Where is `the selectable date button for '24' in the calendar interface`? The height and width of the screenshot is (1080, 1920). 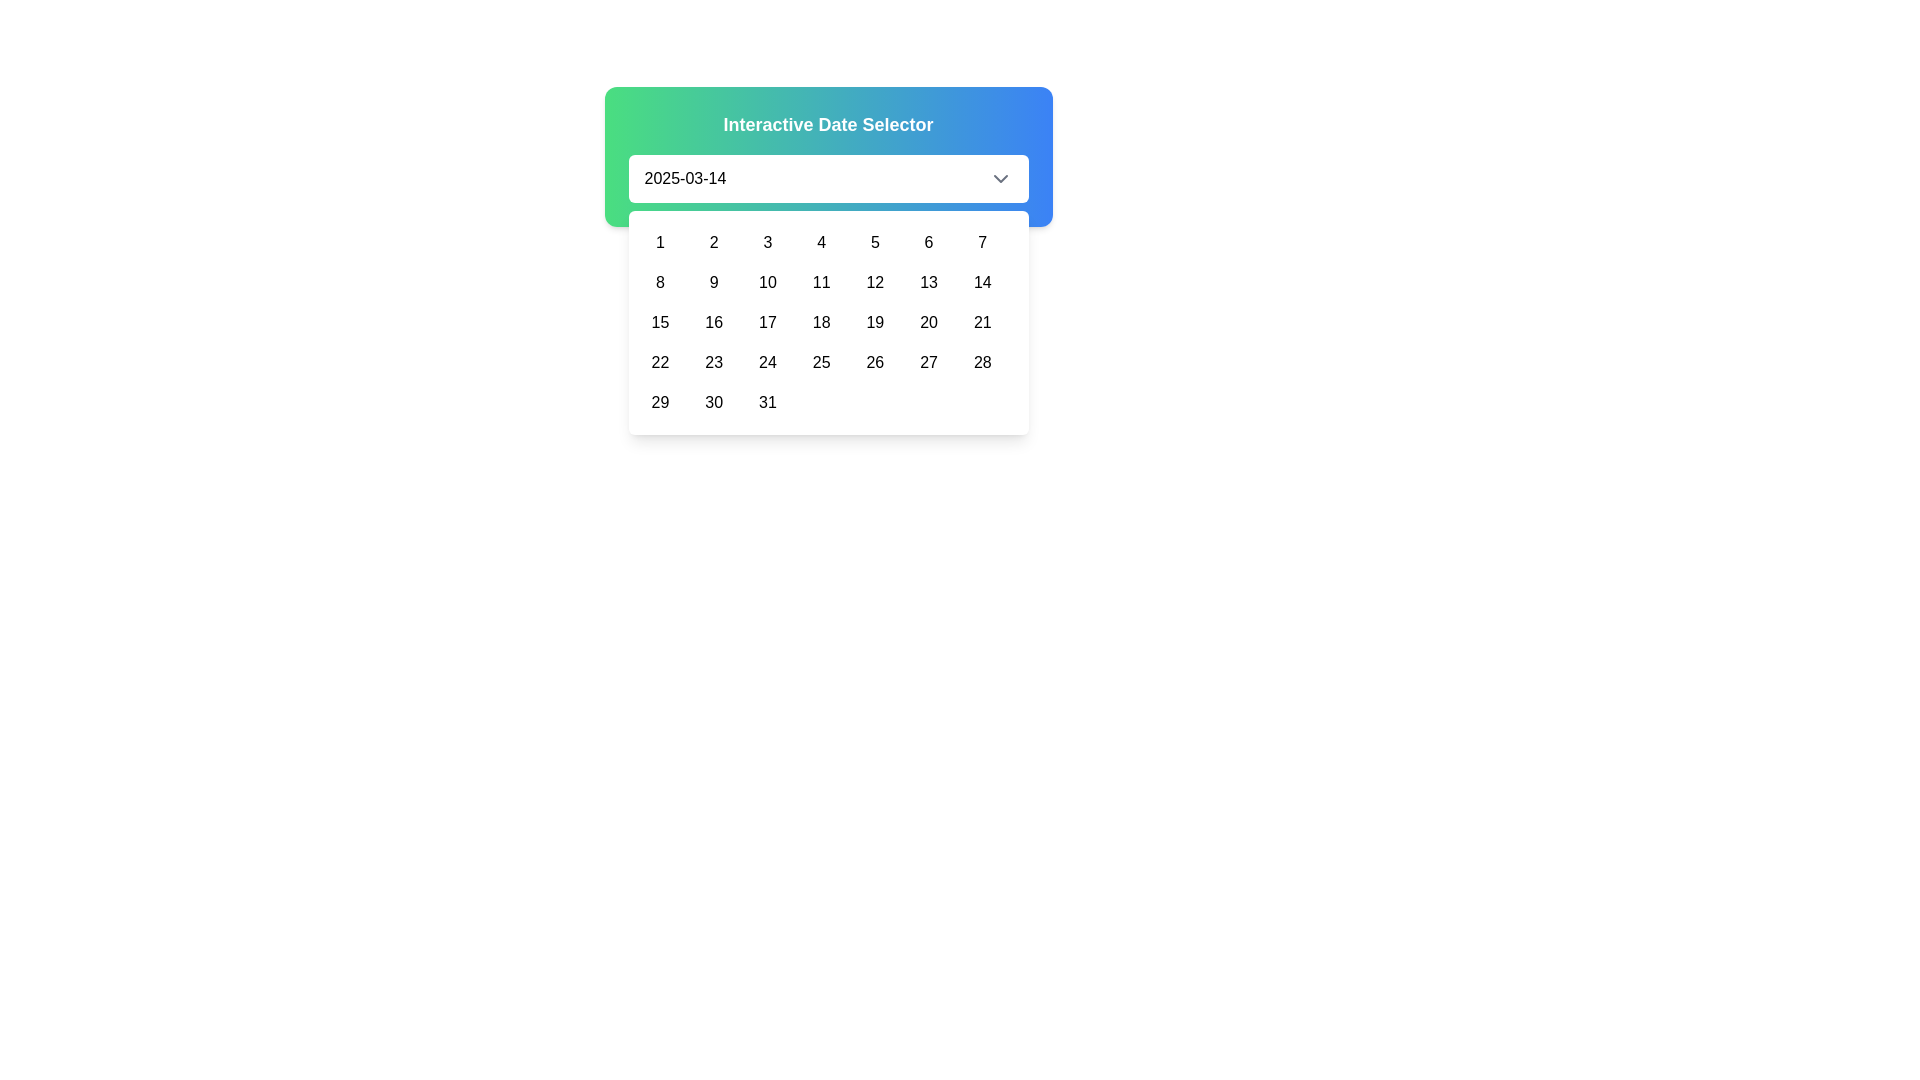 the selectable date button for '24' in the calendar interface is located at coordinates (767, 362).